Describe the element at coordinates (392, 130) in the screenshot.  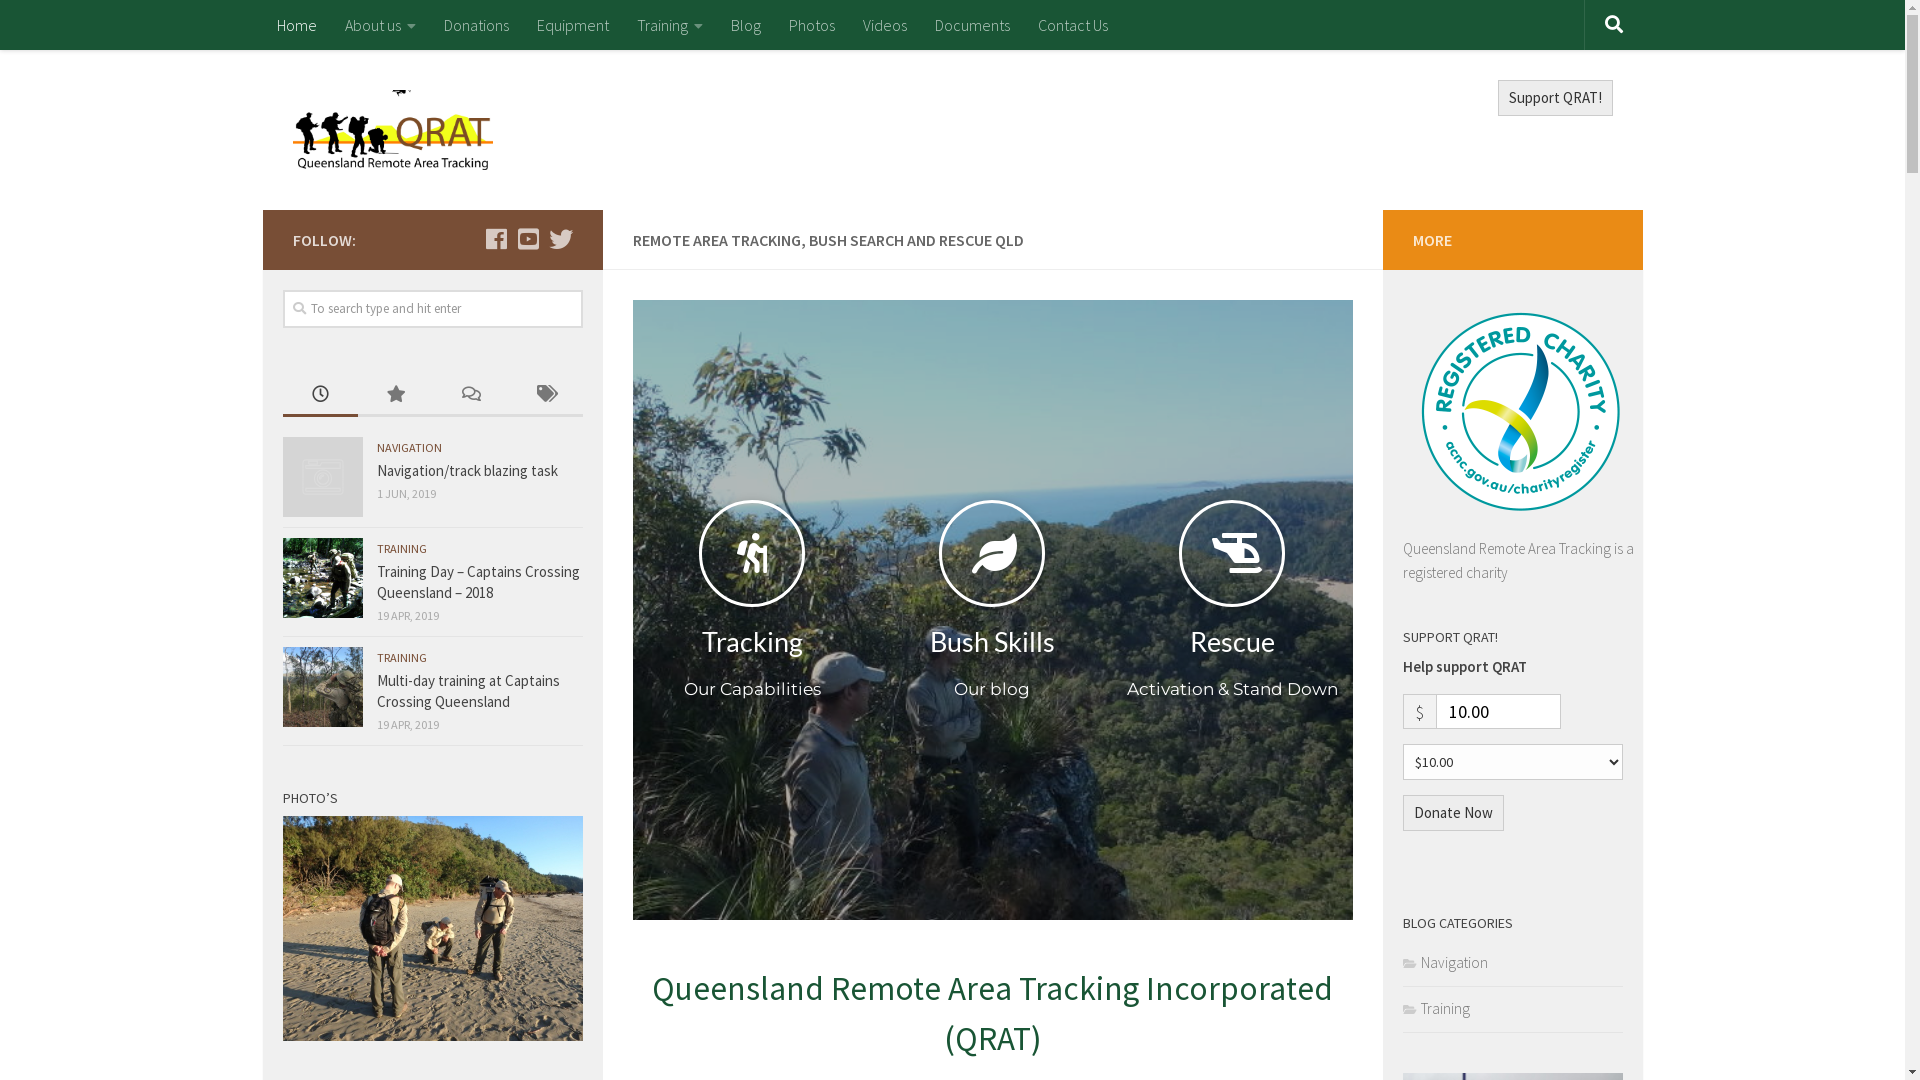
I see `'QLD Remote Area Tracking - Bush Search - Rescue | Home page'` at that location.